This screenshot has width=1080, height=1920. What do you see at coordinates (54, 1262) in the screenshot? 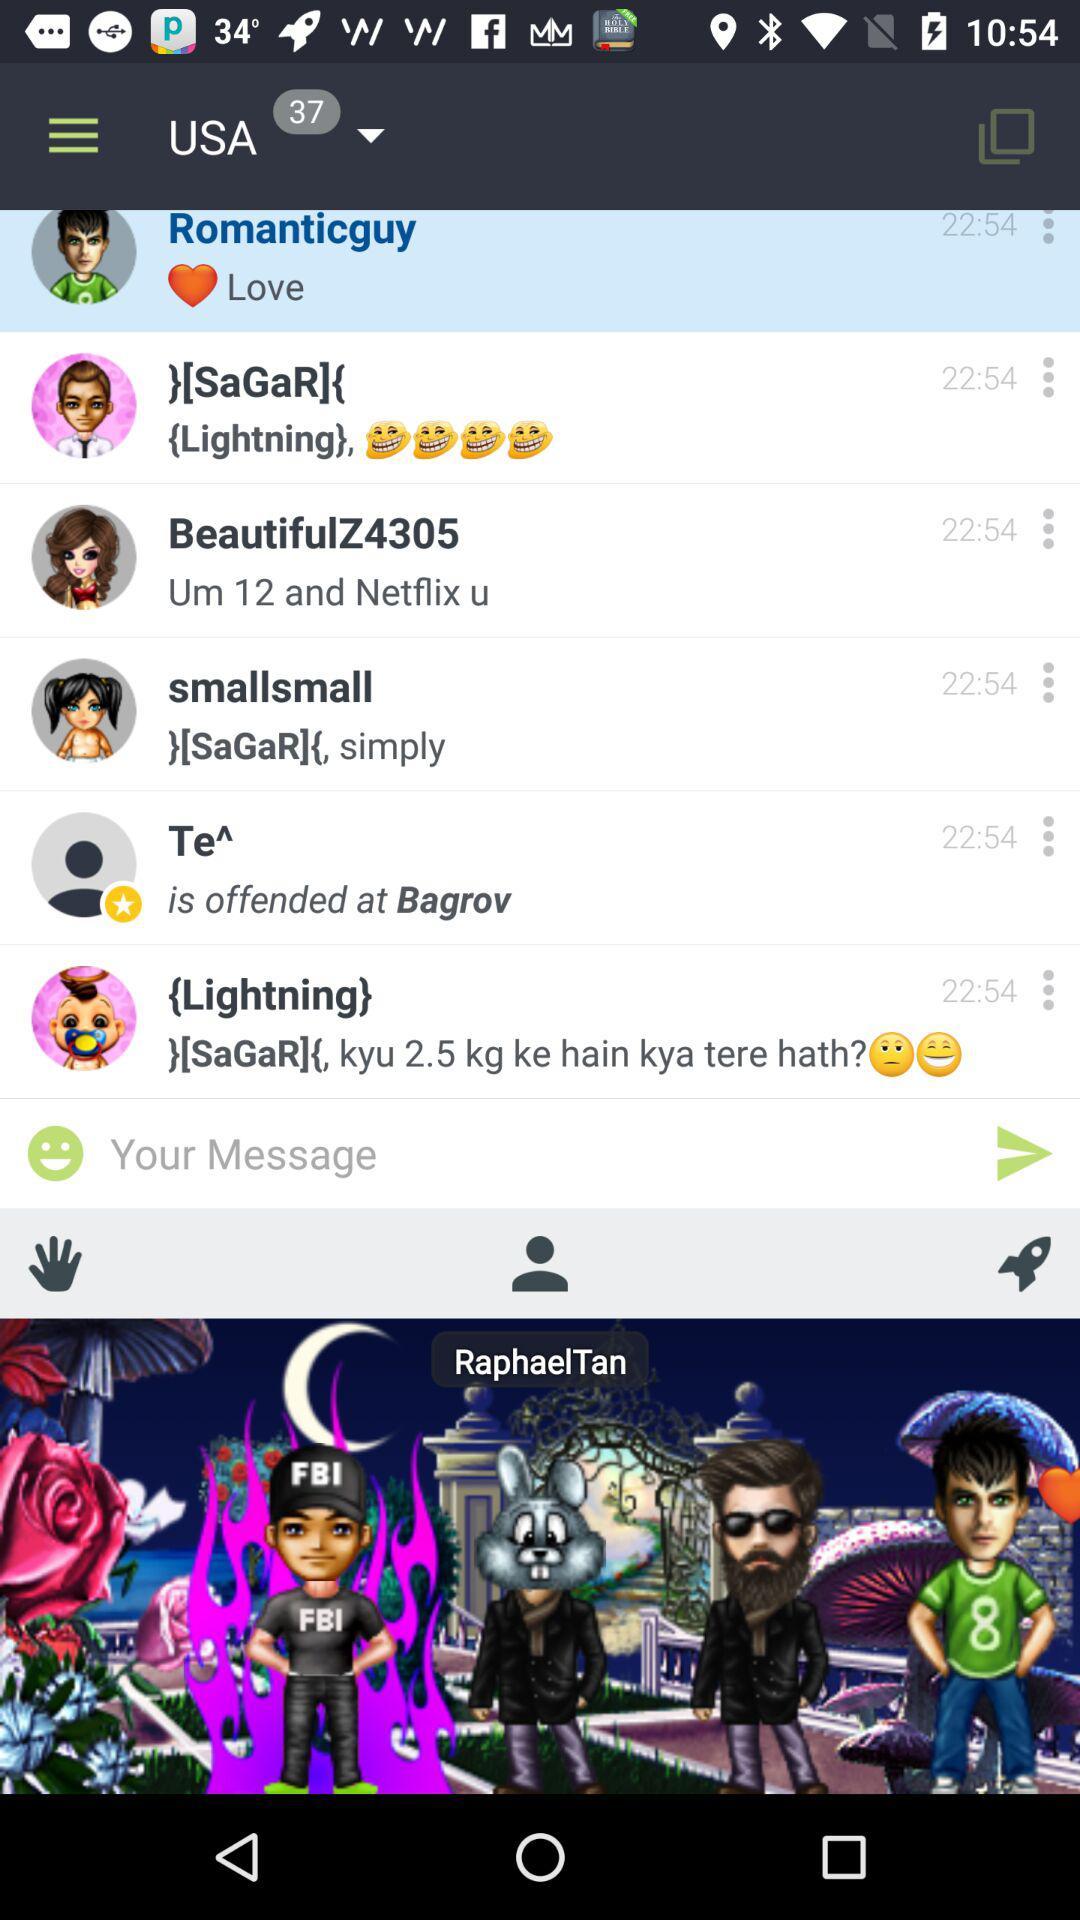
I see `share the article` at bounding box center [54, 1262].